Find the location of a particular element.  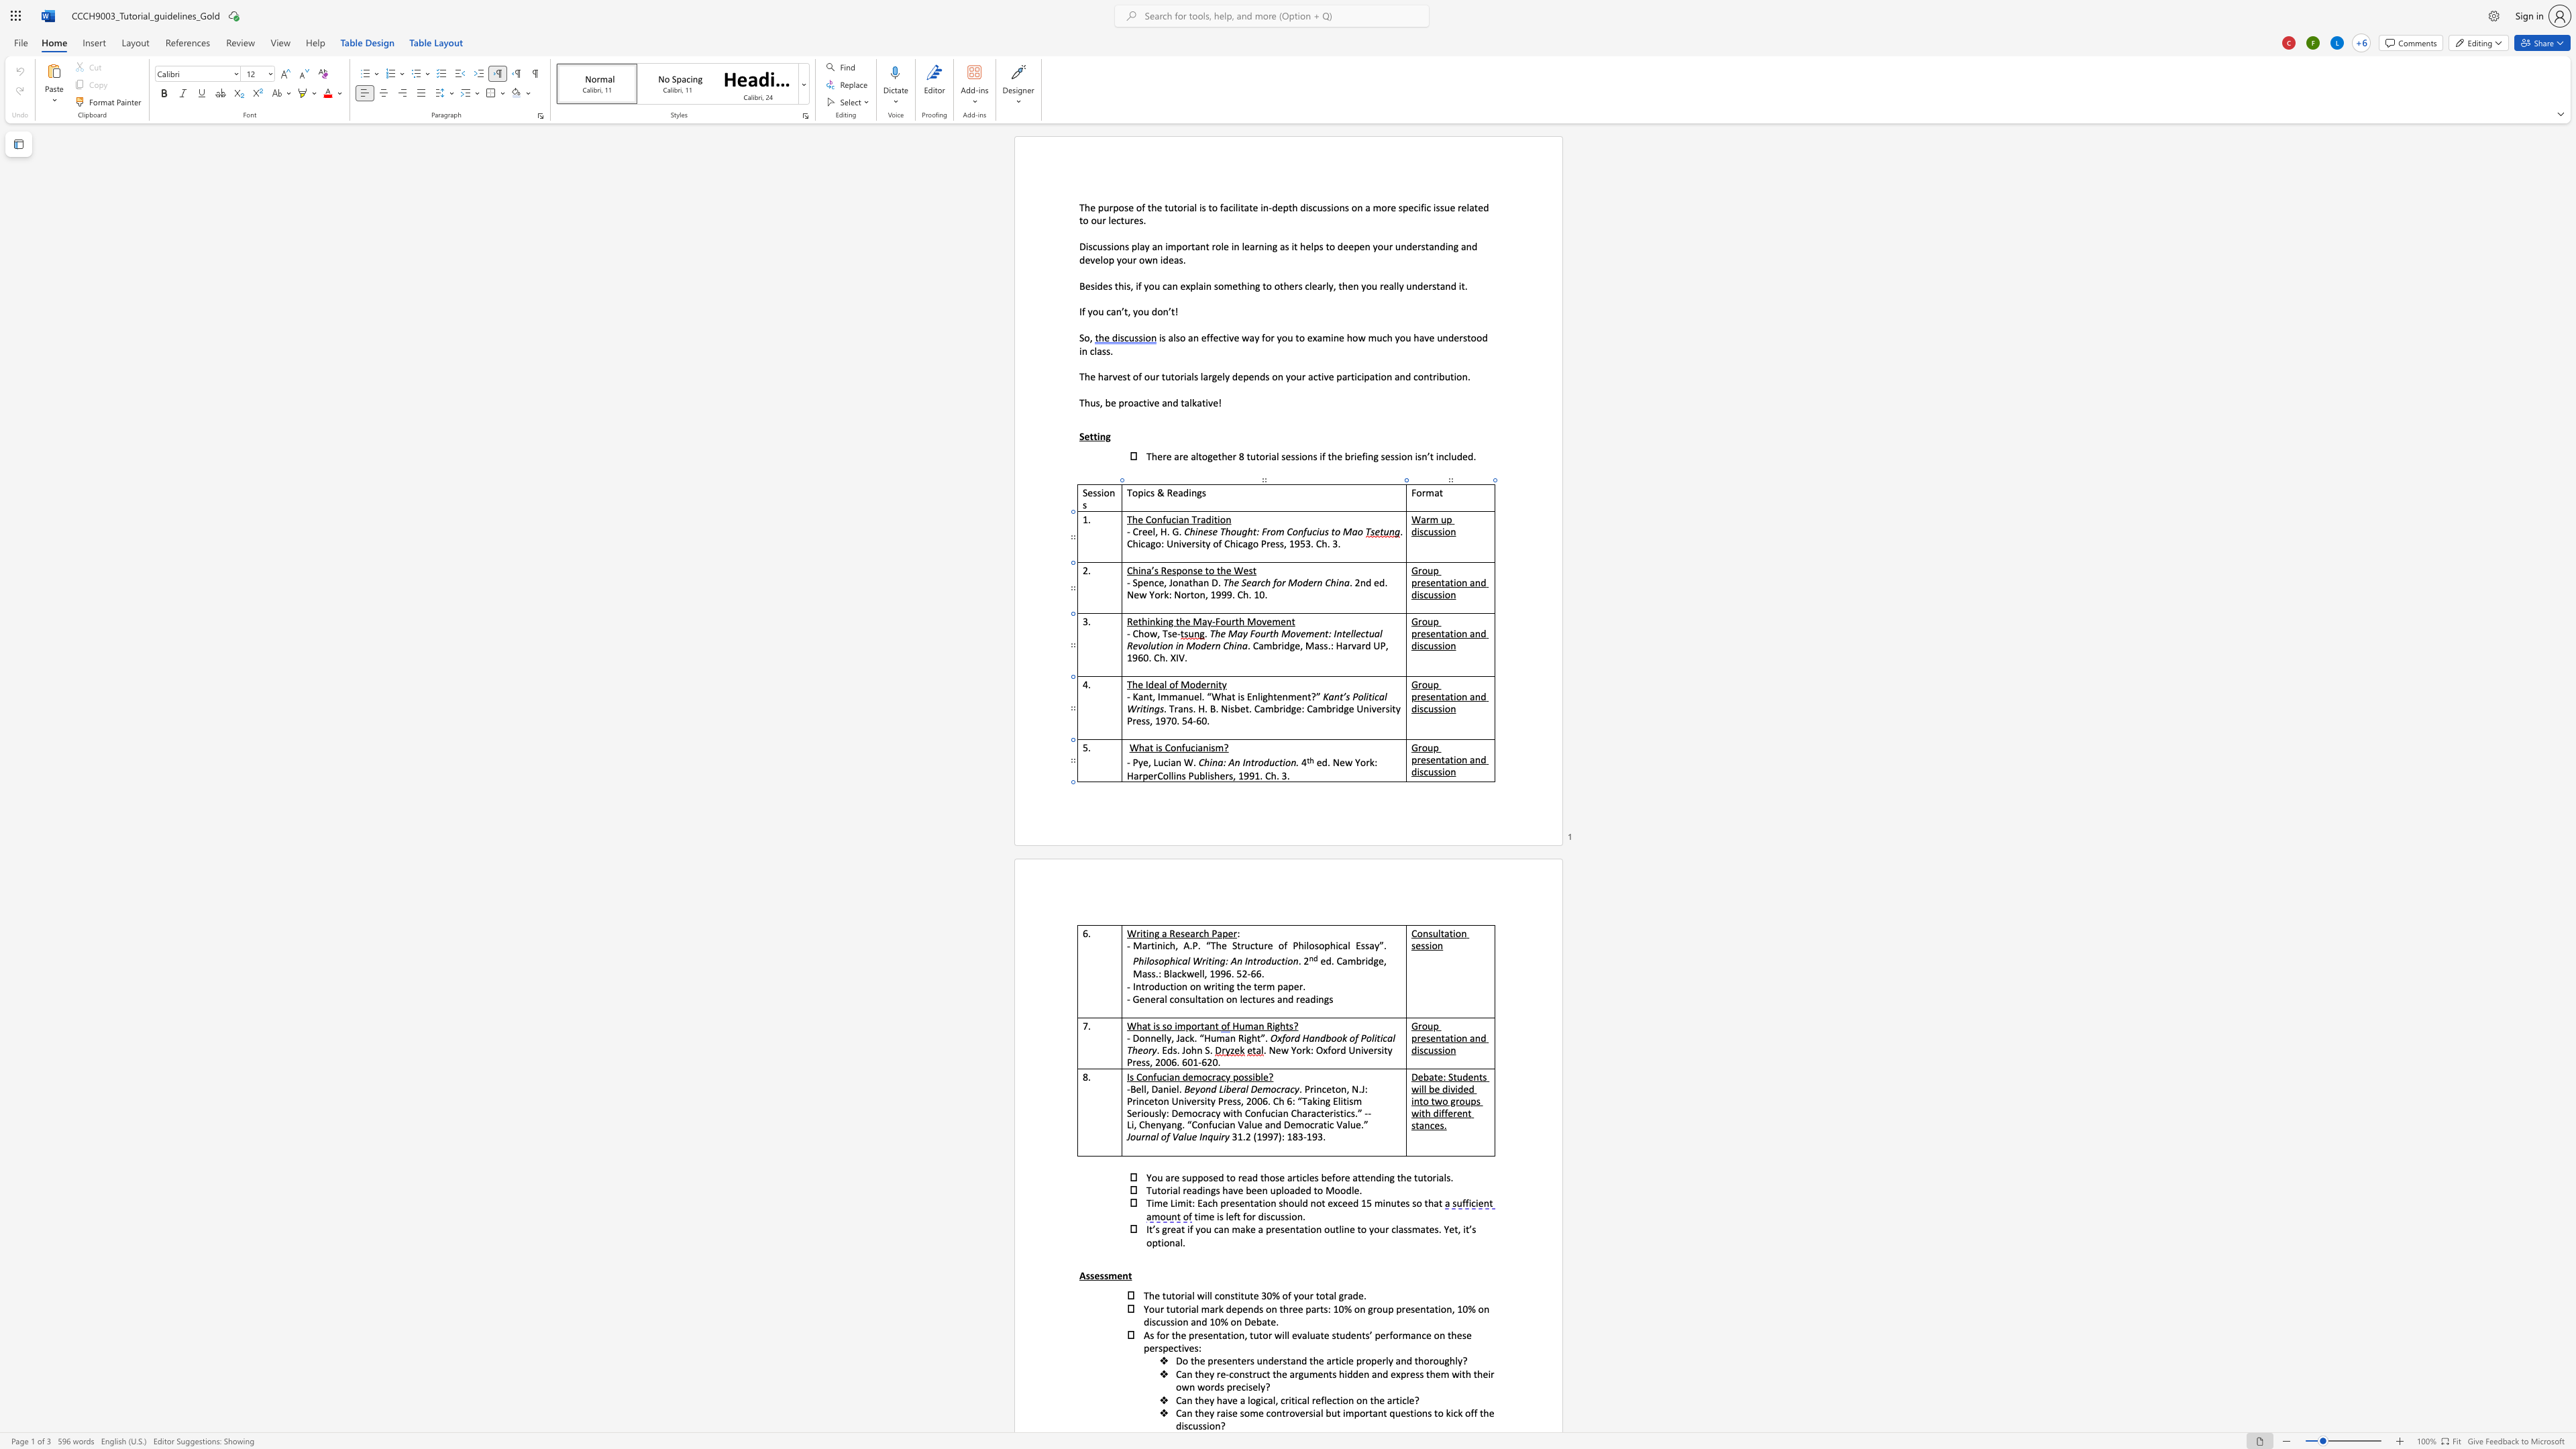

the space between the continuous character "P" and "u" in the text is located at coordinates (1193, 775).